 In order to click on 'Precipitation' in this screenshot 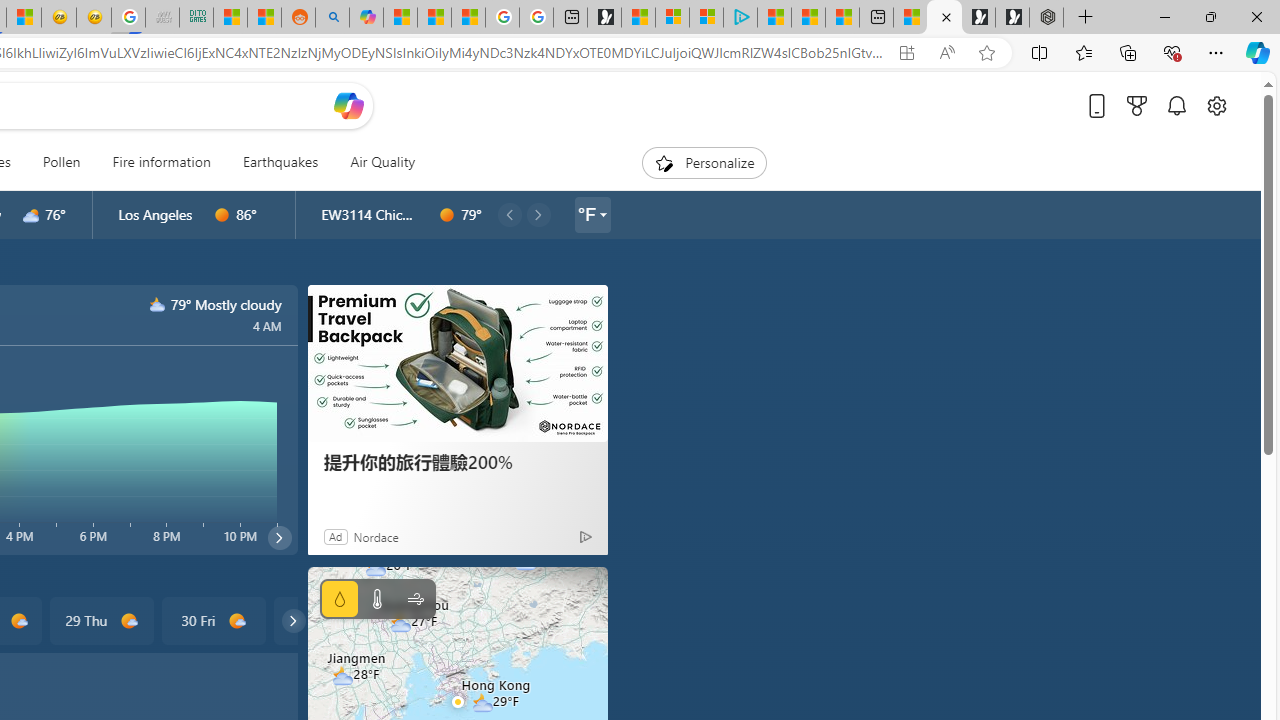, I will do `click(339, 598)`.